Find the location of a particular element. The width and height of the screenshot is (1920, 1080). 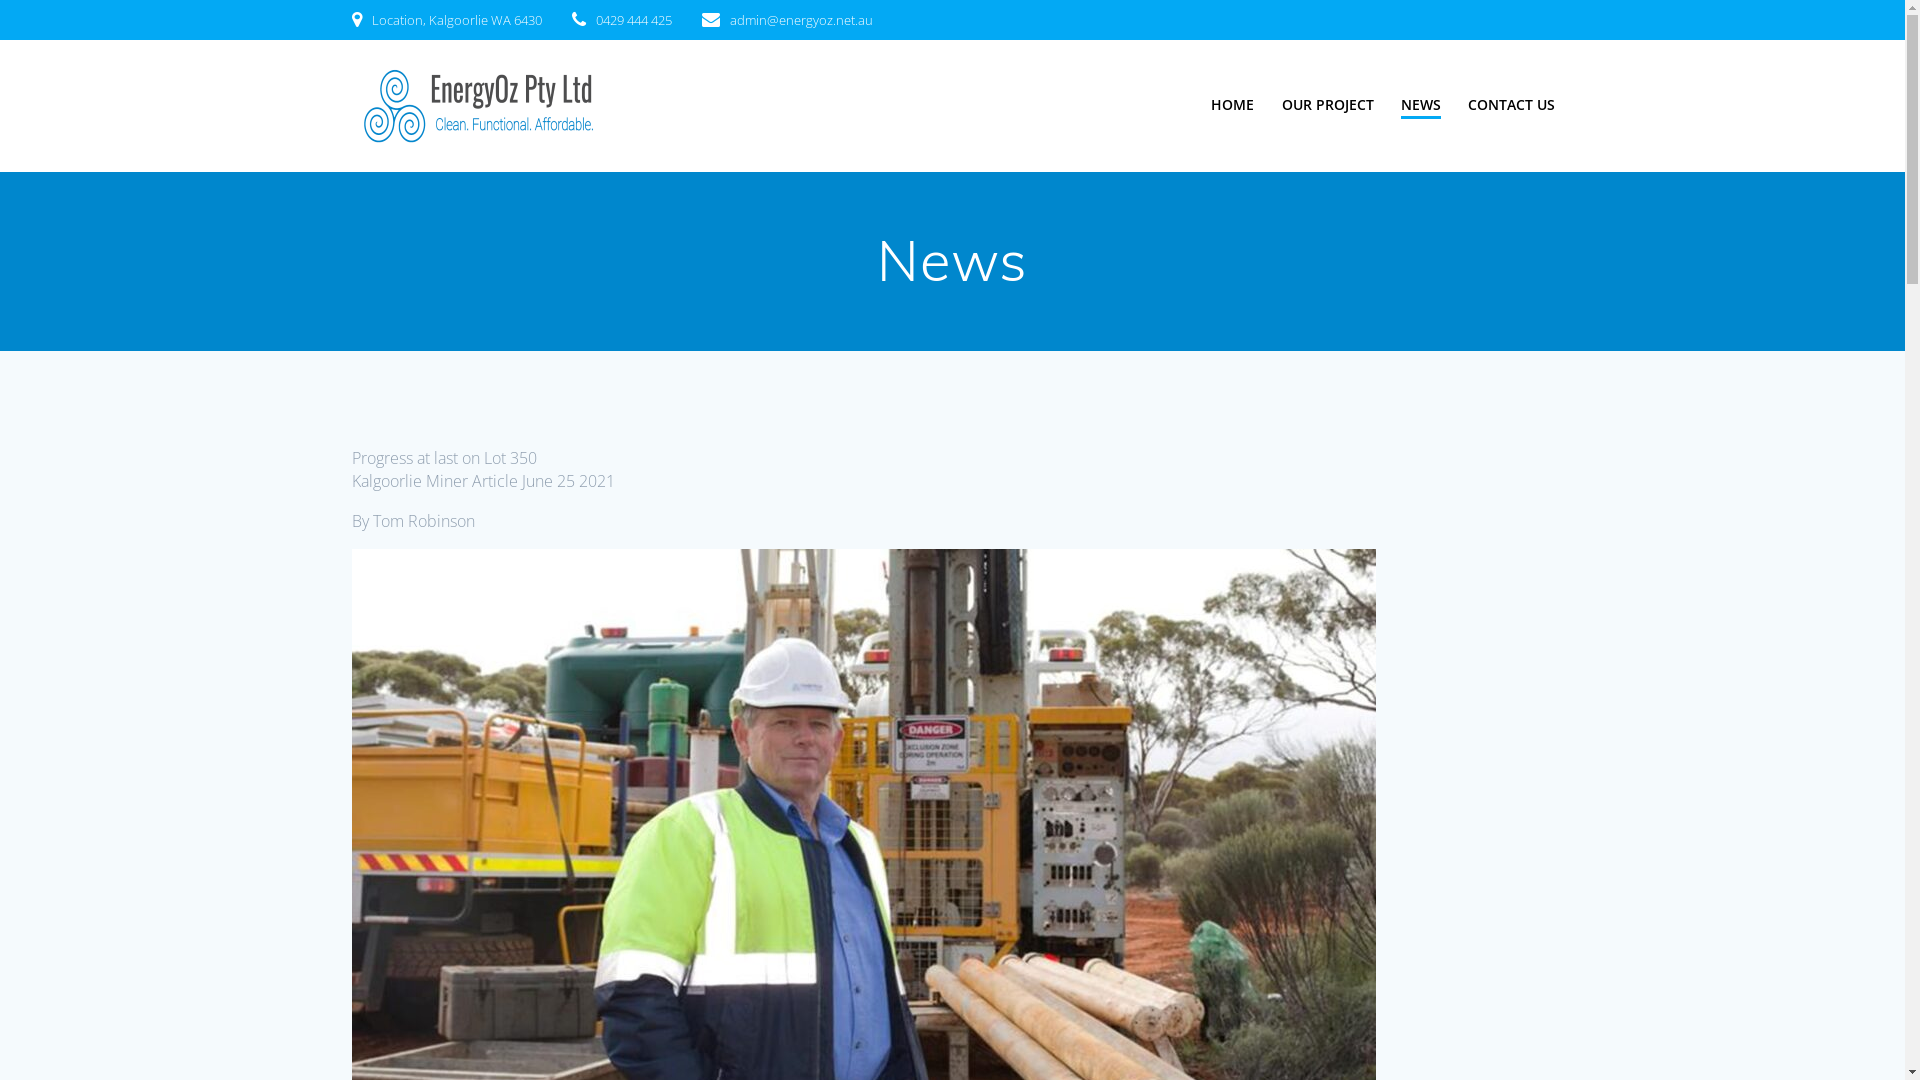

'CONTACT US' is located at coordinates (1511, 104).